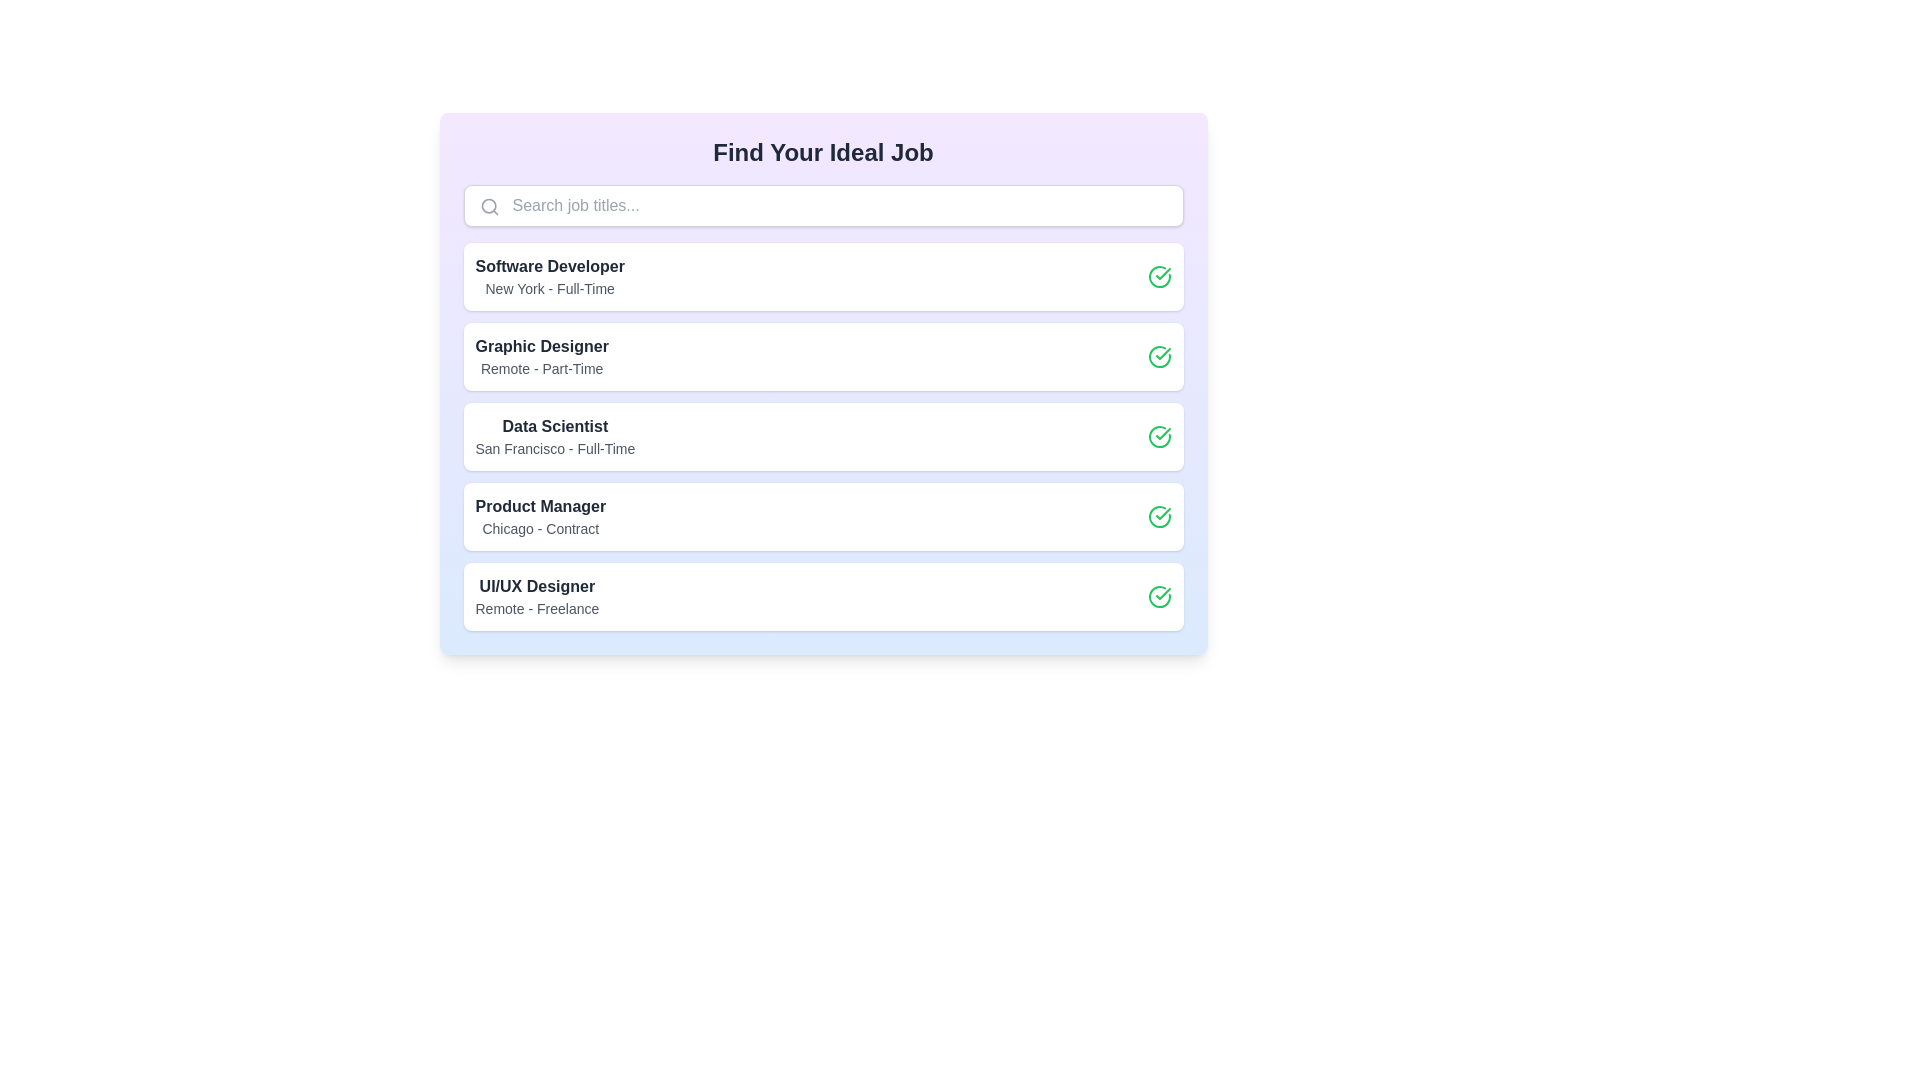 This screenshot has width=1920, height=1080. I want to click on the Text label indicating the employment type (contract) for the job role 'Product Manager', located in the fourth entry of the job postings list, near the bottom of the section, so click(540, 527).